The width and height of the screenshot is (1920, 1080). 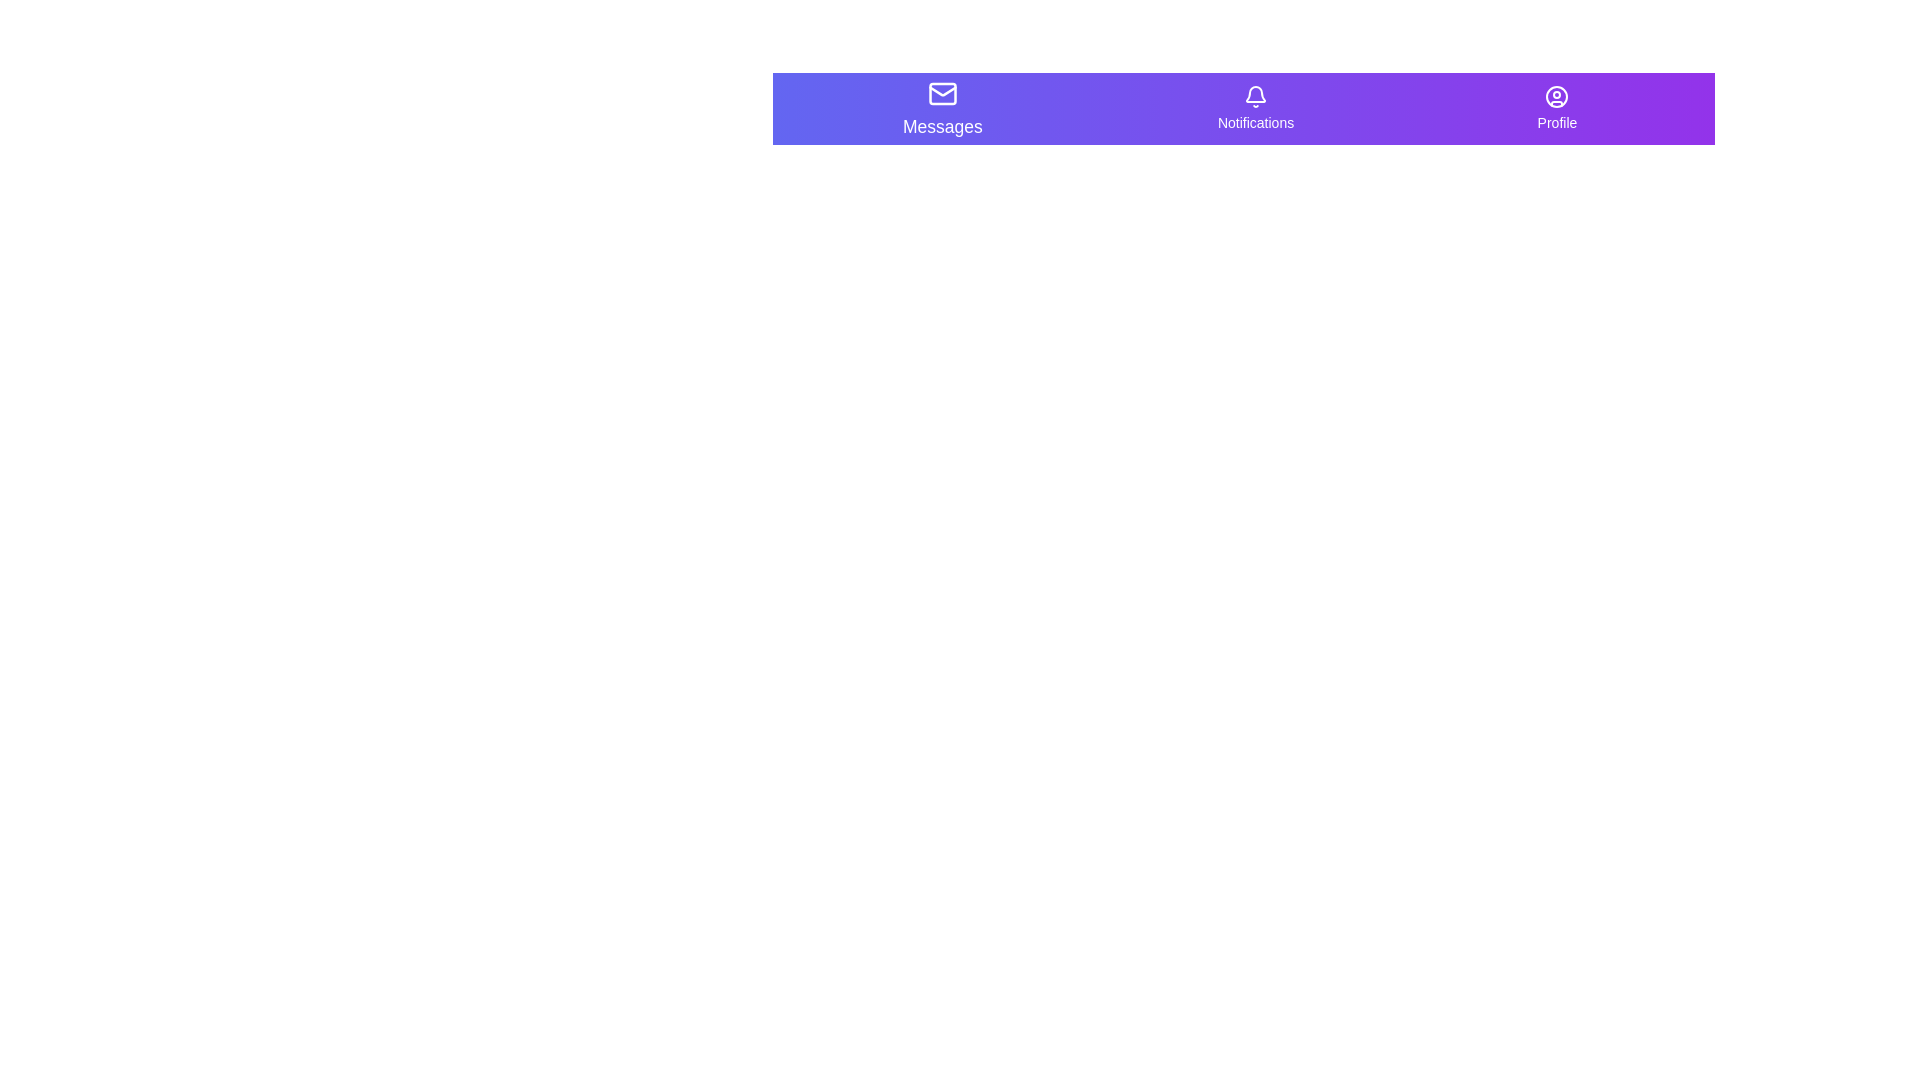 What do you see at coordinates (941, 108) in the screenshot?
I see `the navigation item labeled Messages to select it` at bounding box center [941, 108].